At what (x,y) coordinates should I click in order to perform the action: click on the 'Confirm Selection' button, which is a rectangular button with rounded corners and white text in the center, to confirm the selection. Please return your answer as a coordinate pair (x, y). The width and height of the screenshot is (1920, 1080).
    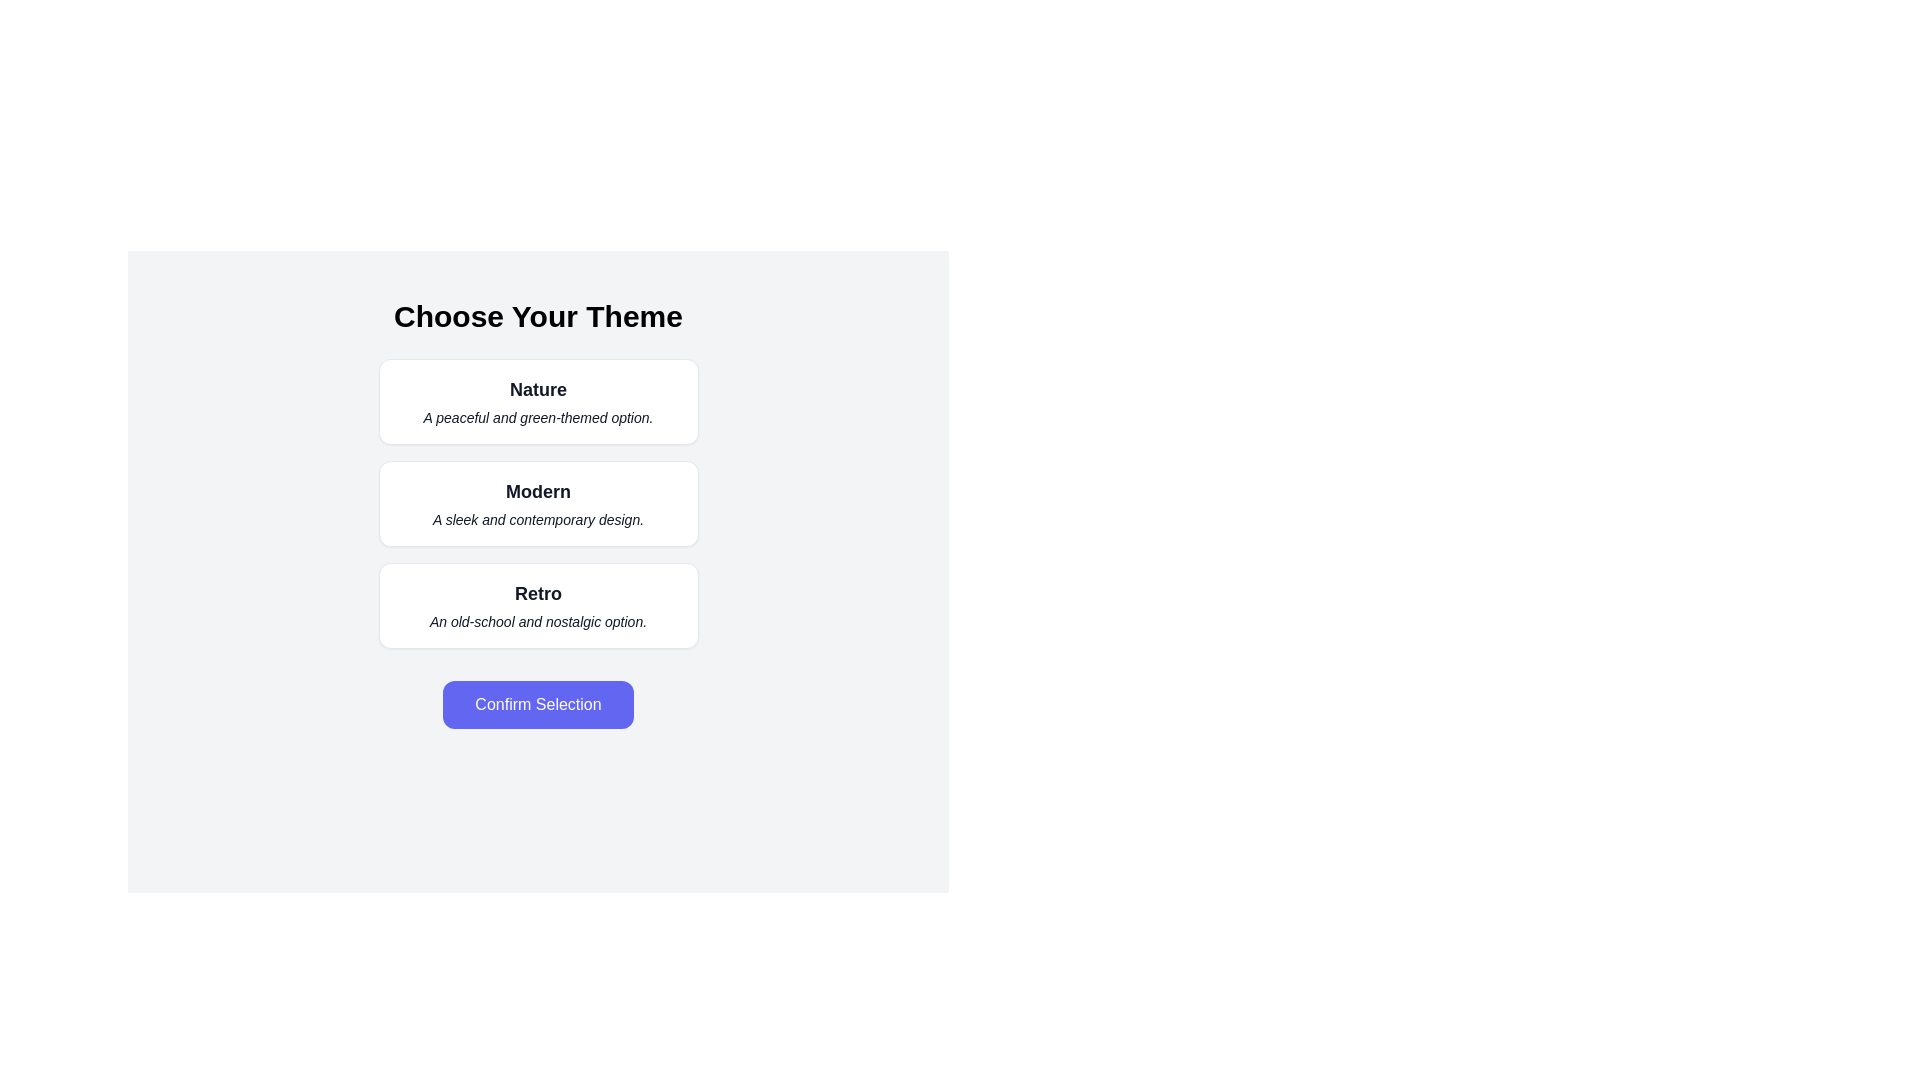
    Looking at the image, I should click on (538, 704).